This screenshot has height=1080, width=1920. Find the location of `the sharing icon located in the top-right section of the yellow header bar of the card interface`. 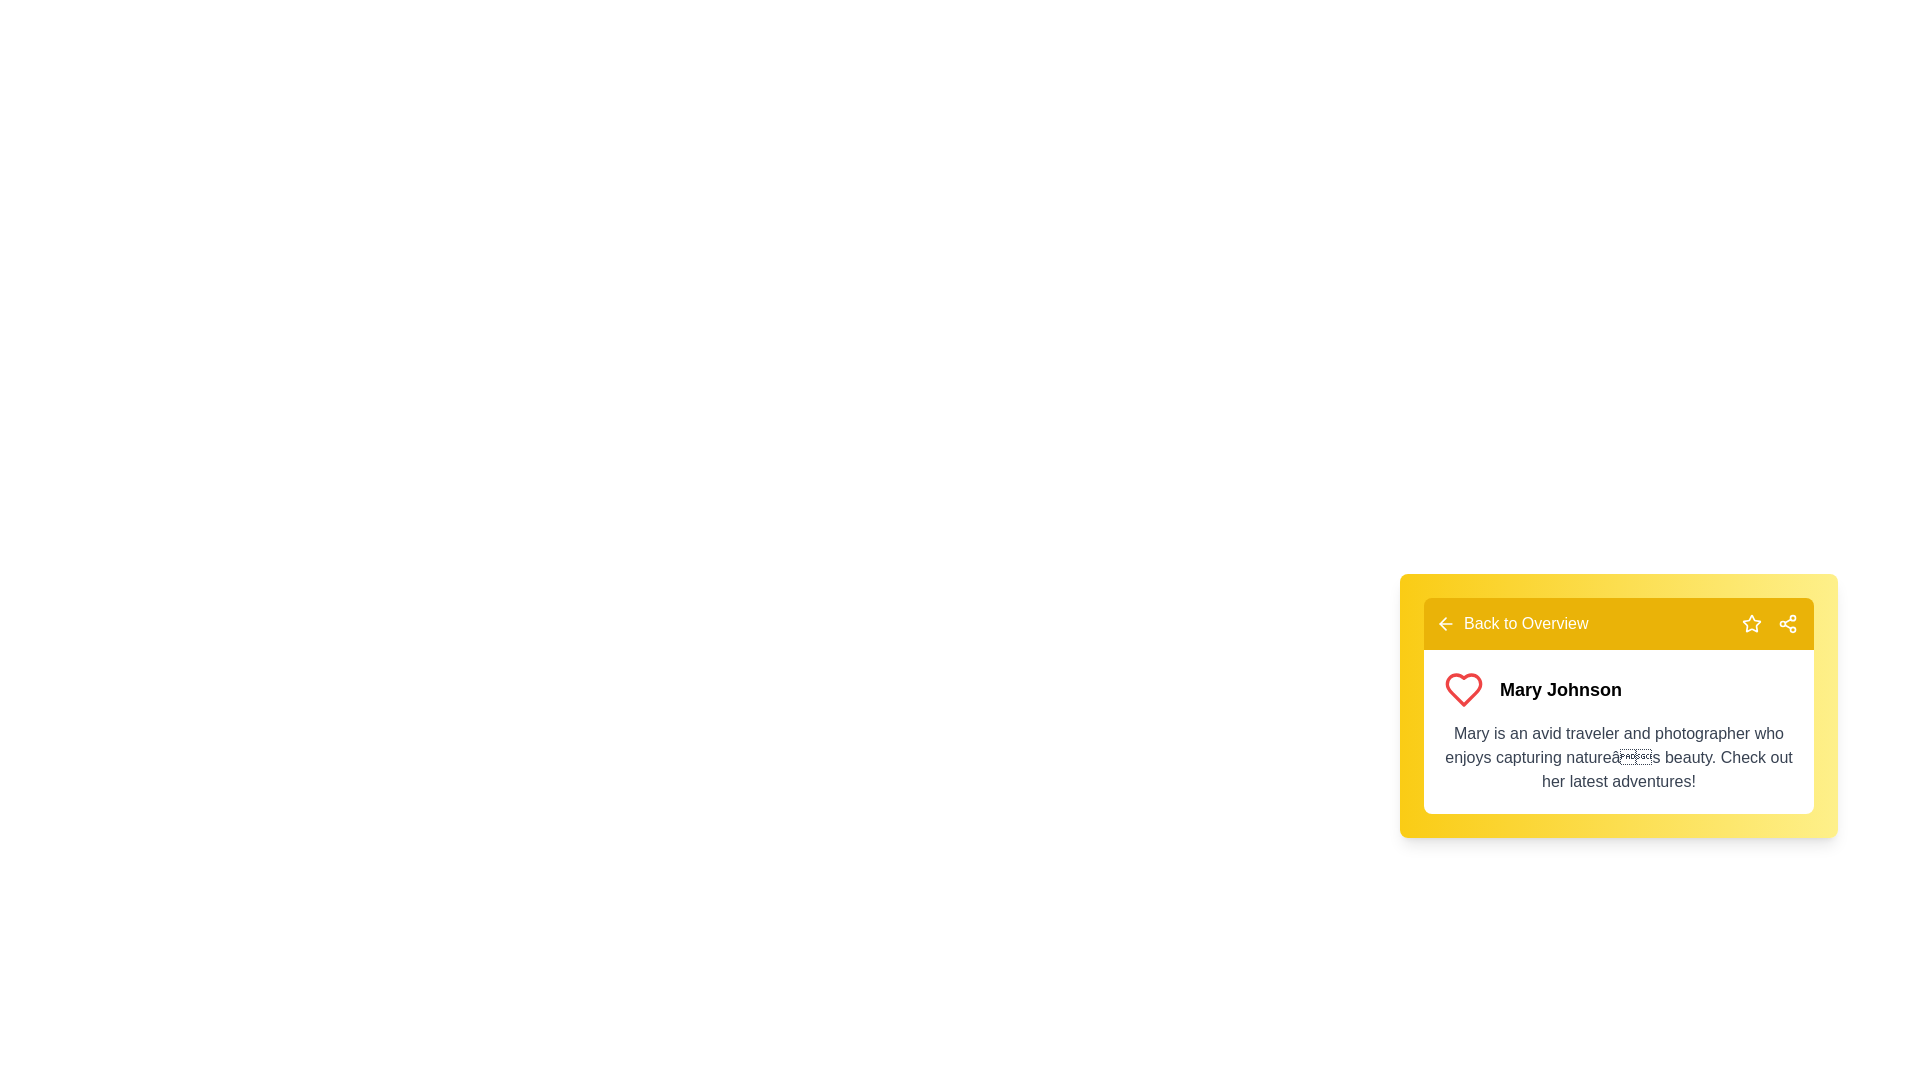

the sharing icon located in the top-right section of the yellow header bar of the card interface is located at coordinates (1788, 623).